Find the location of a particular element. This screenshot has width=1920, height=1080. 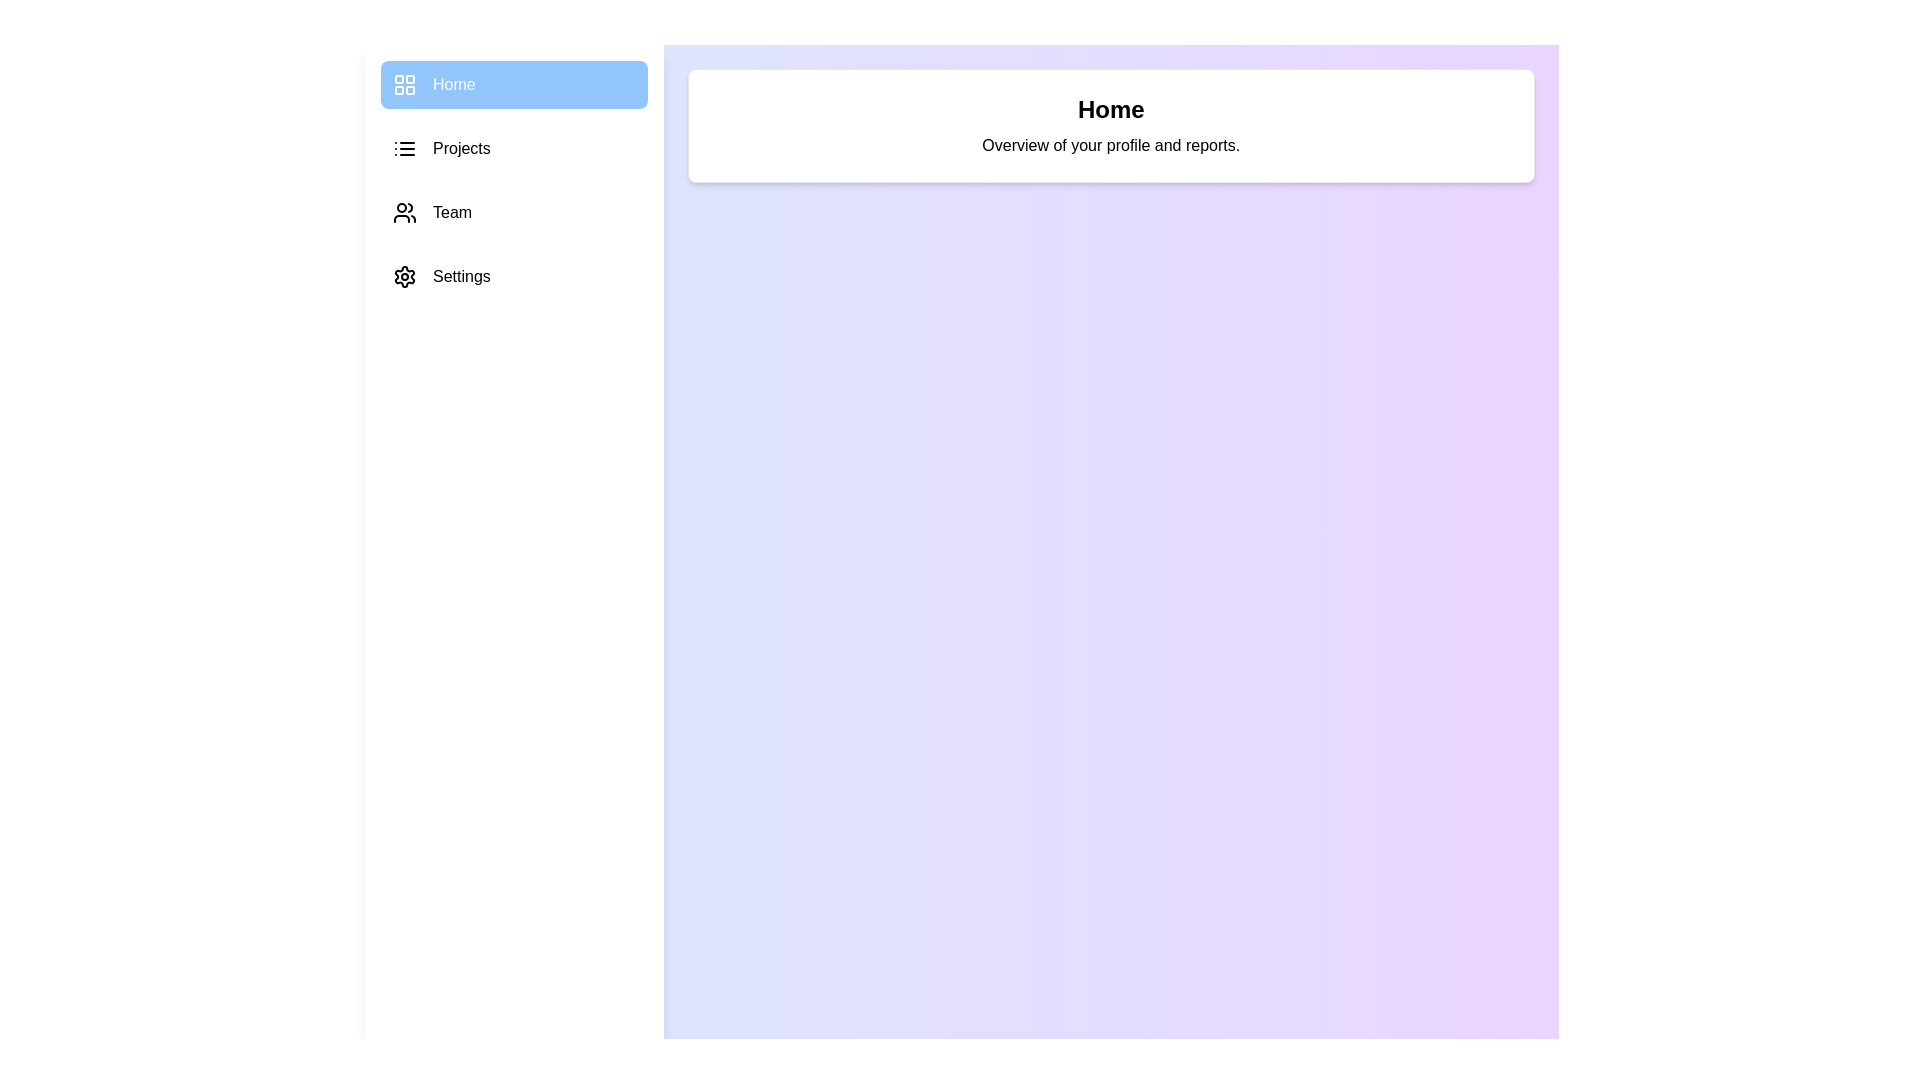

the sidebar item labeled Settings to view its hover effects is located at coordinates (514, 277).